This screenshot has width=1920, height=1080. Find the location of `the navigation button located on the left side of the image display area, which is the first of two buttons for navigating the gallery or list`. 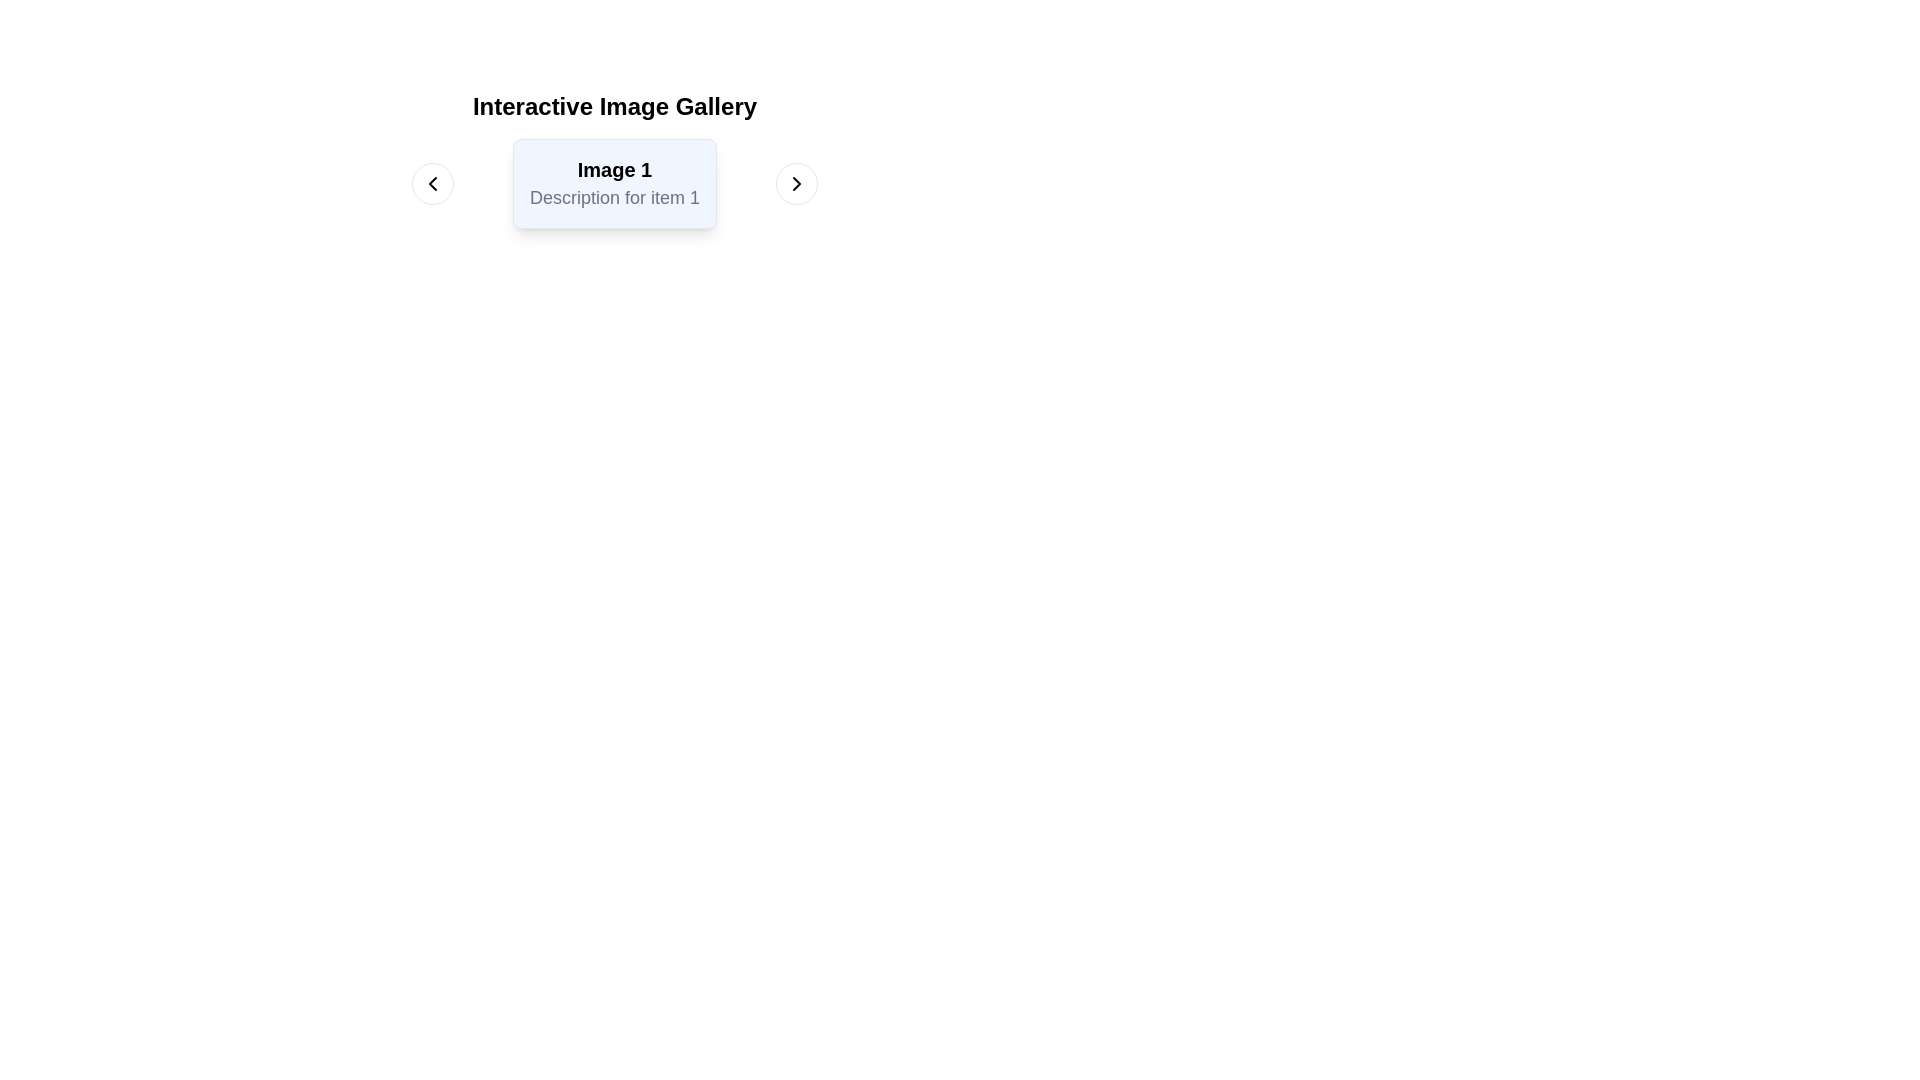

the navigation button located on the left side of the image display area, which is the first of two buttons for navigating the gallery or list is located at coordinates (431, 184).